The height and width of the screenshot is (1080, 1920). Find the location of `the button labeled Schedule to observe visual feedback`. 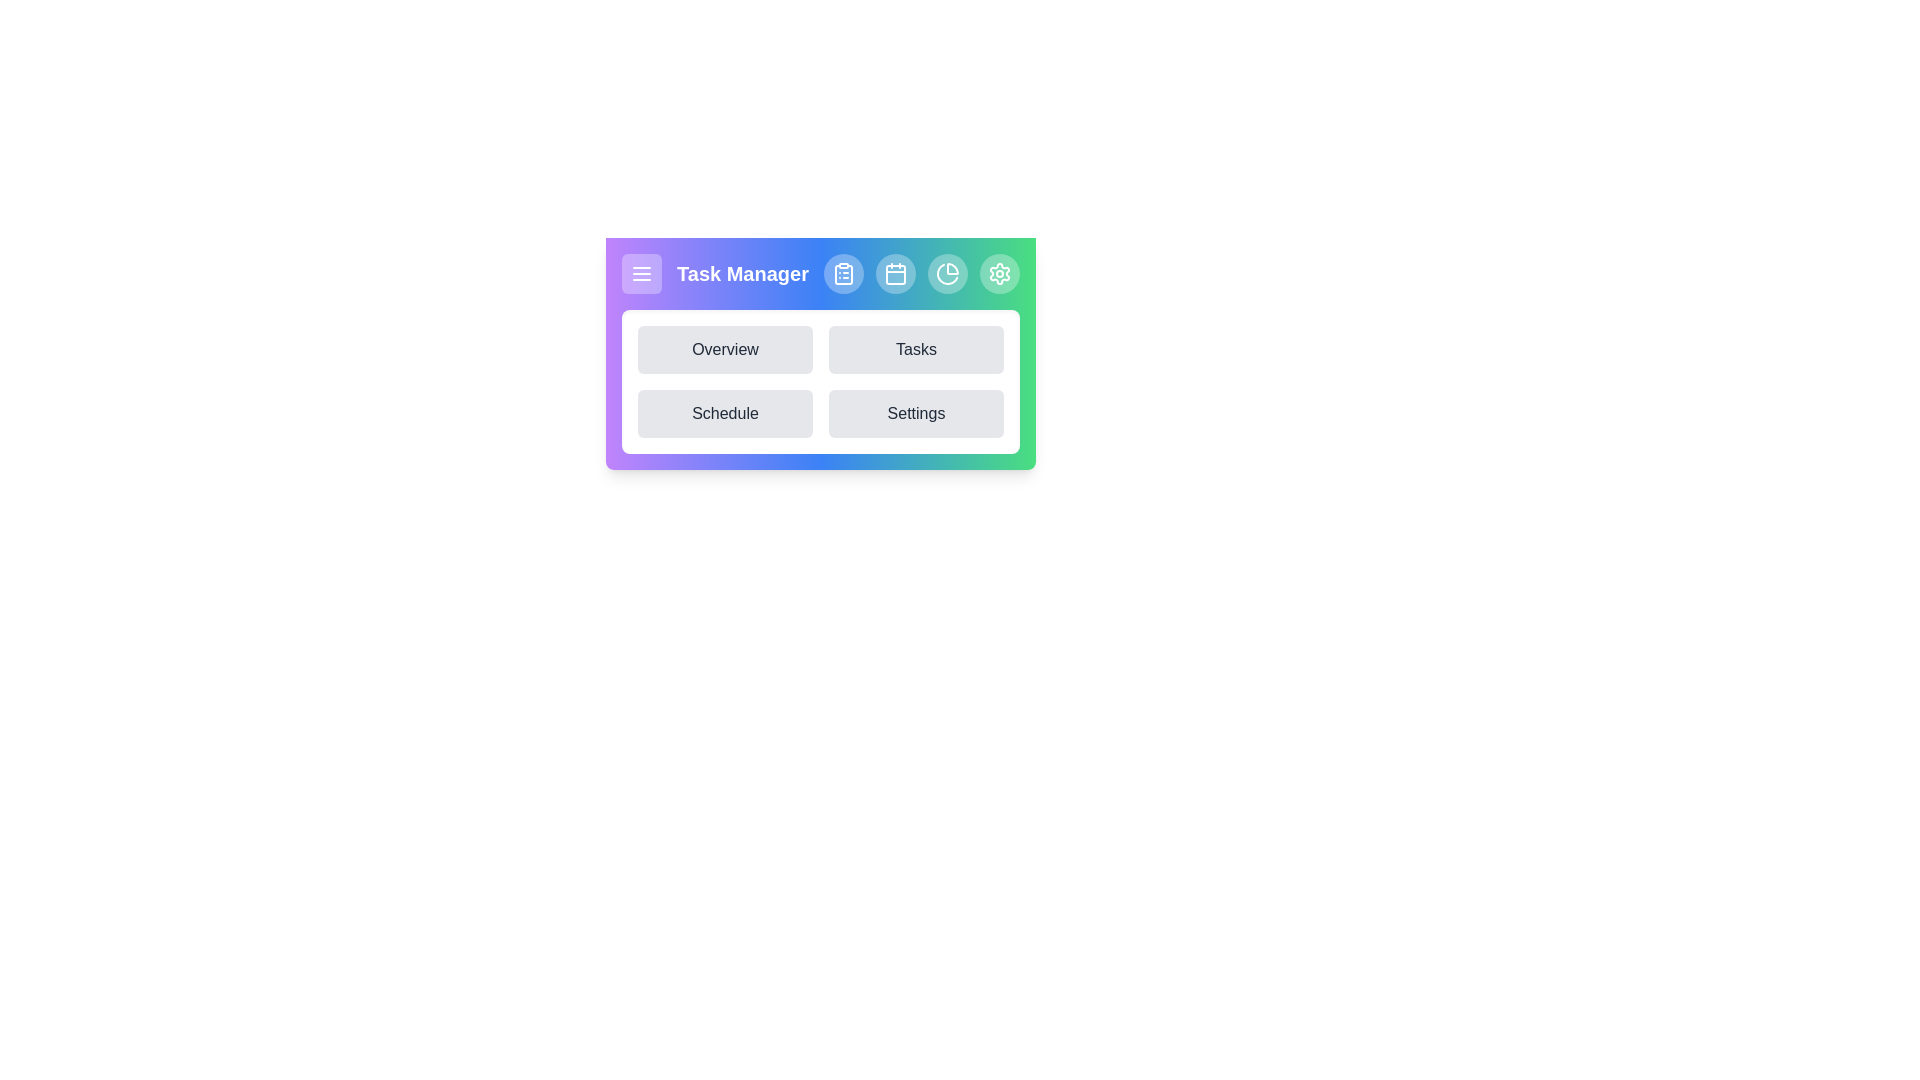

the button labeled Schedule to observe visual feedback is located at coordinates (724, 412).